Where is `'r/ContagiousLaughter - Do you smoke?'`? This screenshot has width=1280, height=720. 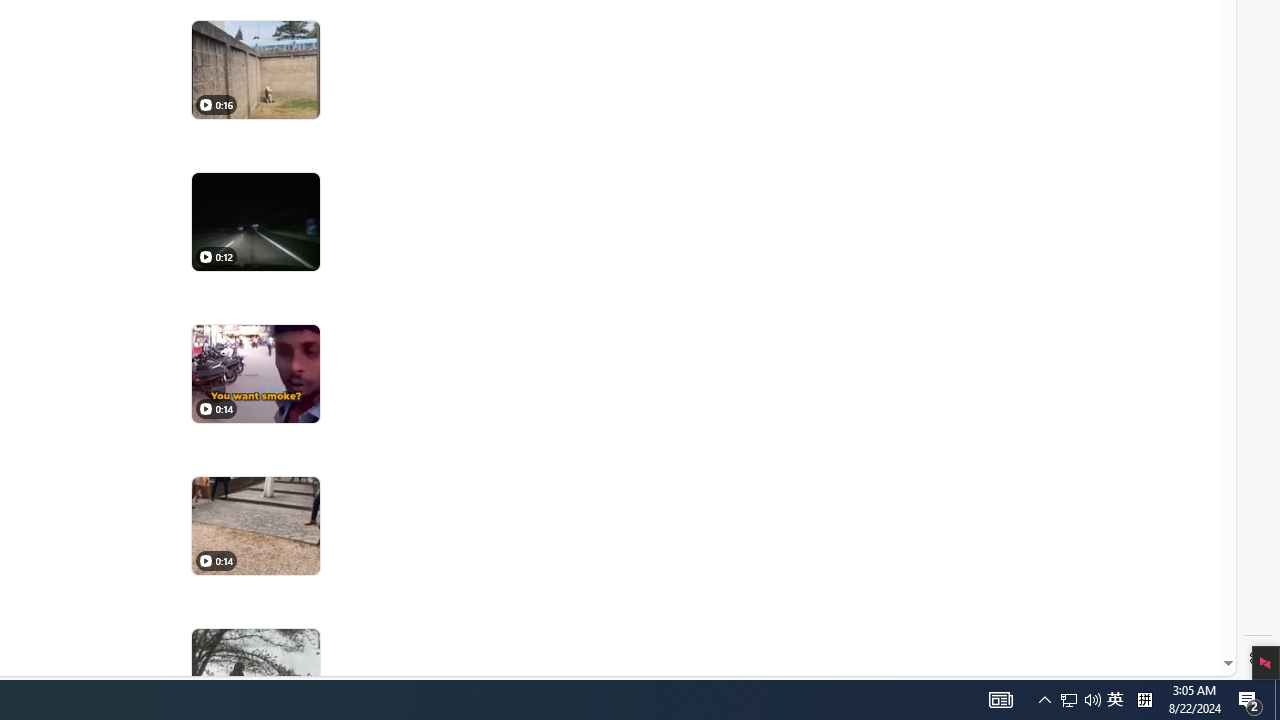 'r/ContagiousLaughter - Do you smoke?' is located at coordinates (254, 374).